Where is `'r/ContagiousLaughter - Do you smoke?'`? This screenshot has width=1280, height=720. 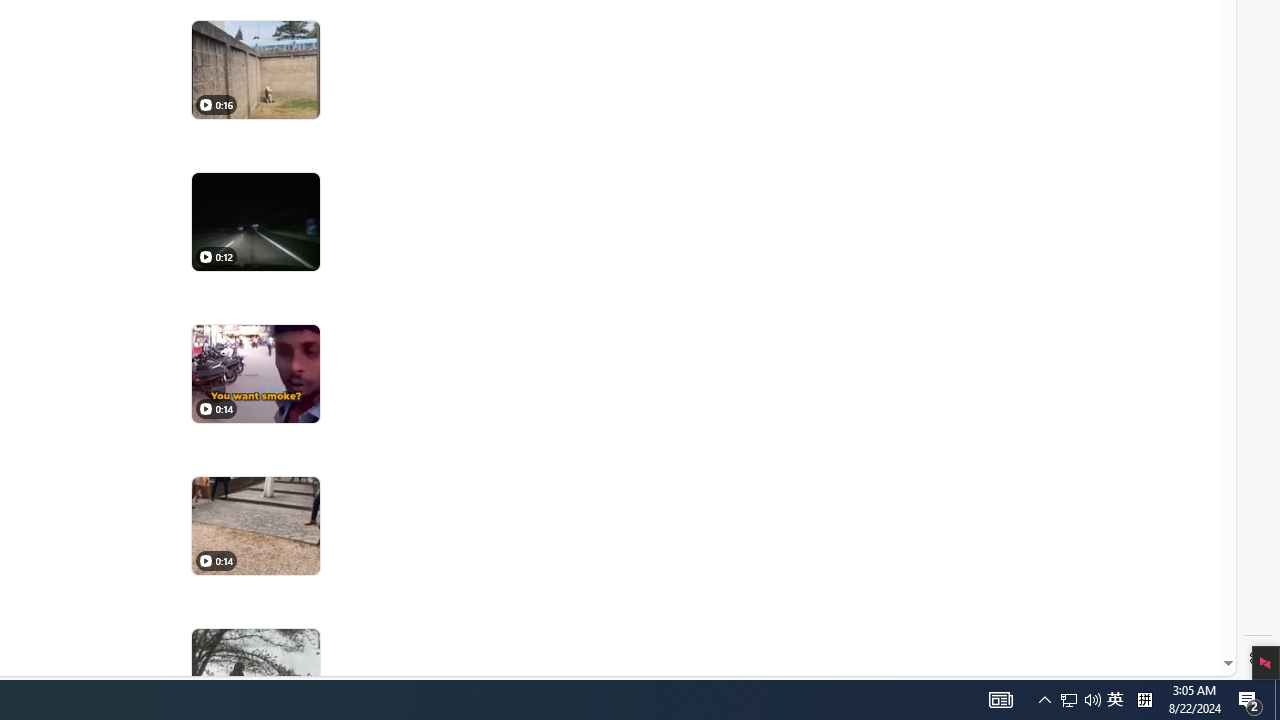 'r/ContagiousLaughter - Do you smoke?' is located at coordinates (254, 374).